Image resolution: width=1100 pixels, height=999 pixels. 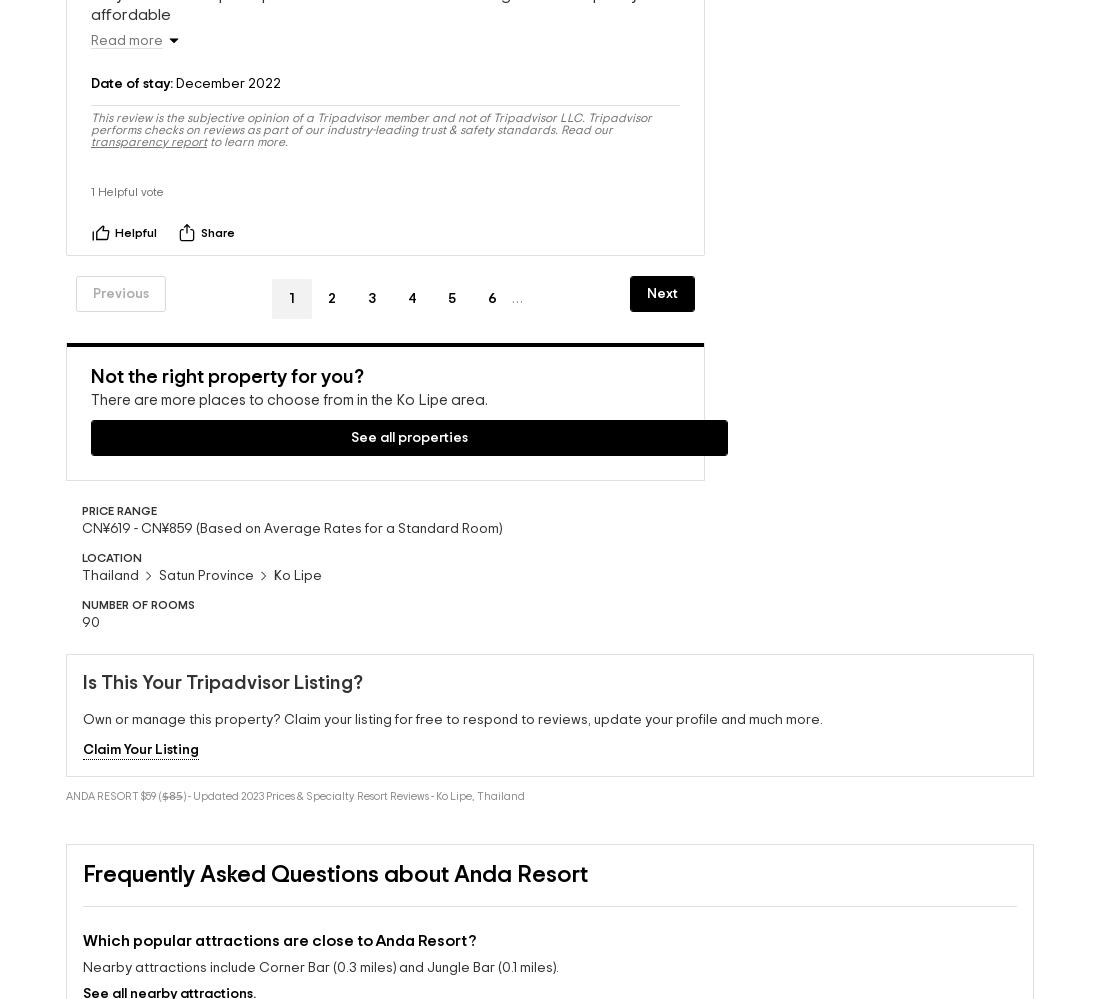 I want to click on 'Thailand', so click(x=110, y=558).